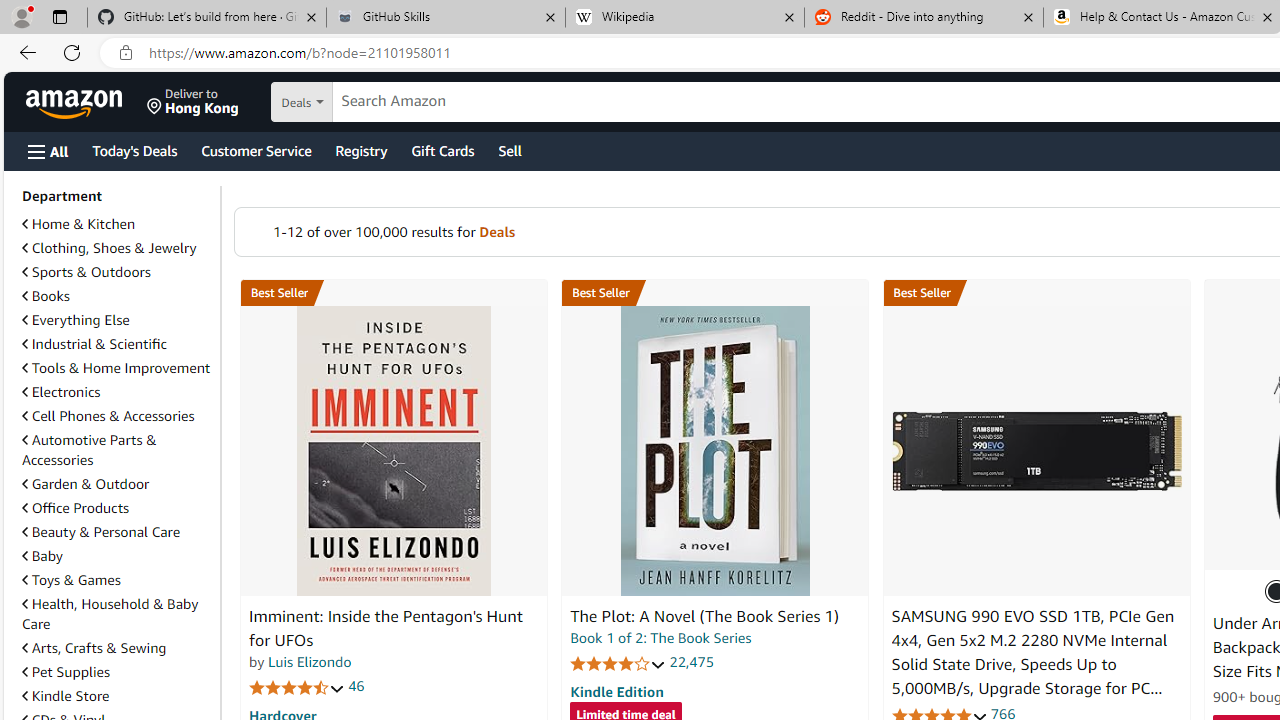  What do you see at coordinates (371, 102) in the screenshot?
I see `'Search in'` at bounding box center [371, 102].